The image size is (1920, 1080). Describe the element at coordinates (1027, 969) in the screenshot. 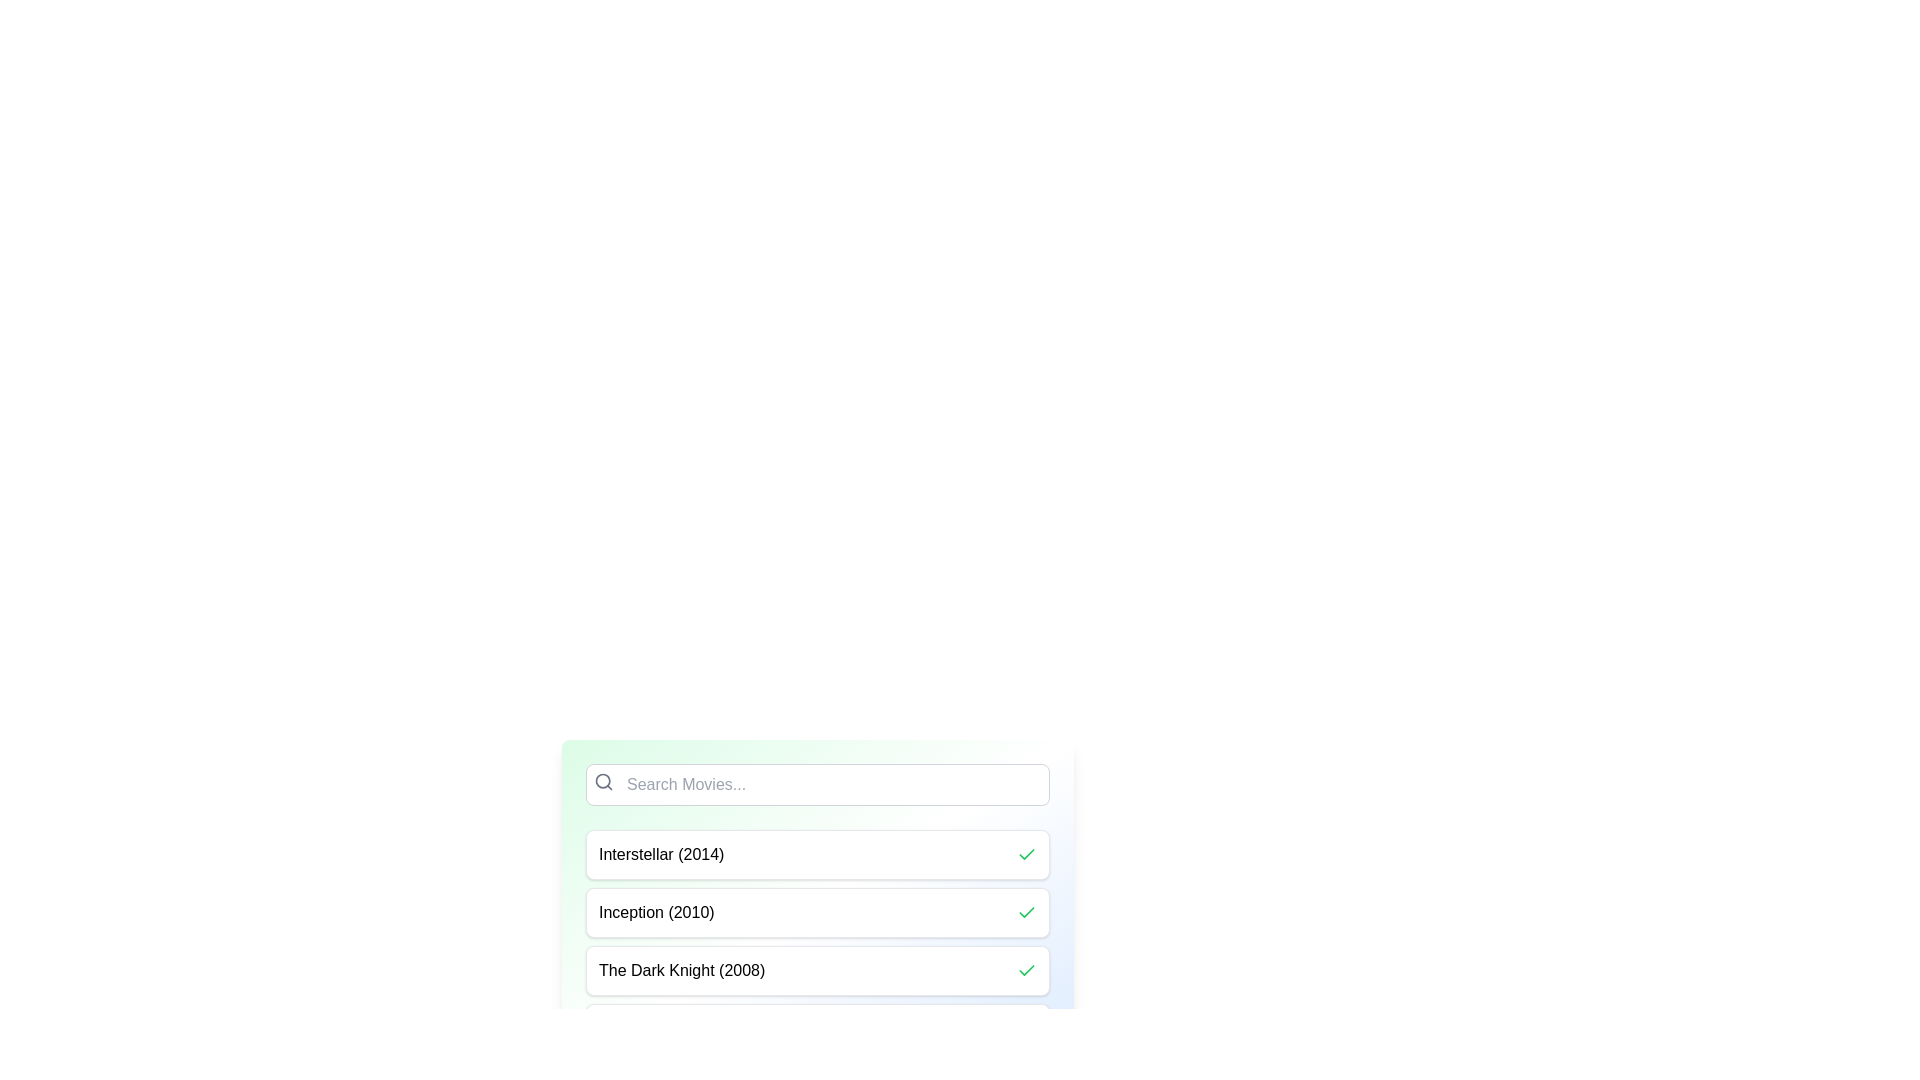

I see `the green checkmark icon indicating a completed state, located to the far right of the 'Inception (2010)' list item` at that location.